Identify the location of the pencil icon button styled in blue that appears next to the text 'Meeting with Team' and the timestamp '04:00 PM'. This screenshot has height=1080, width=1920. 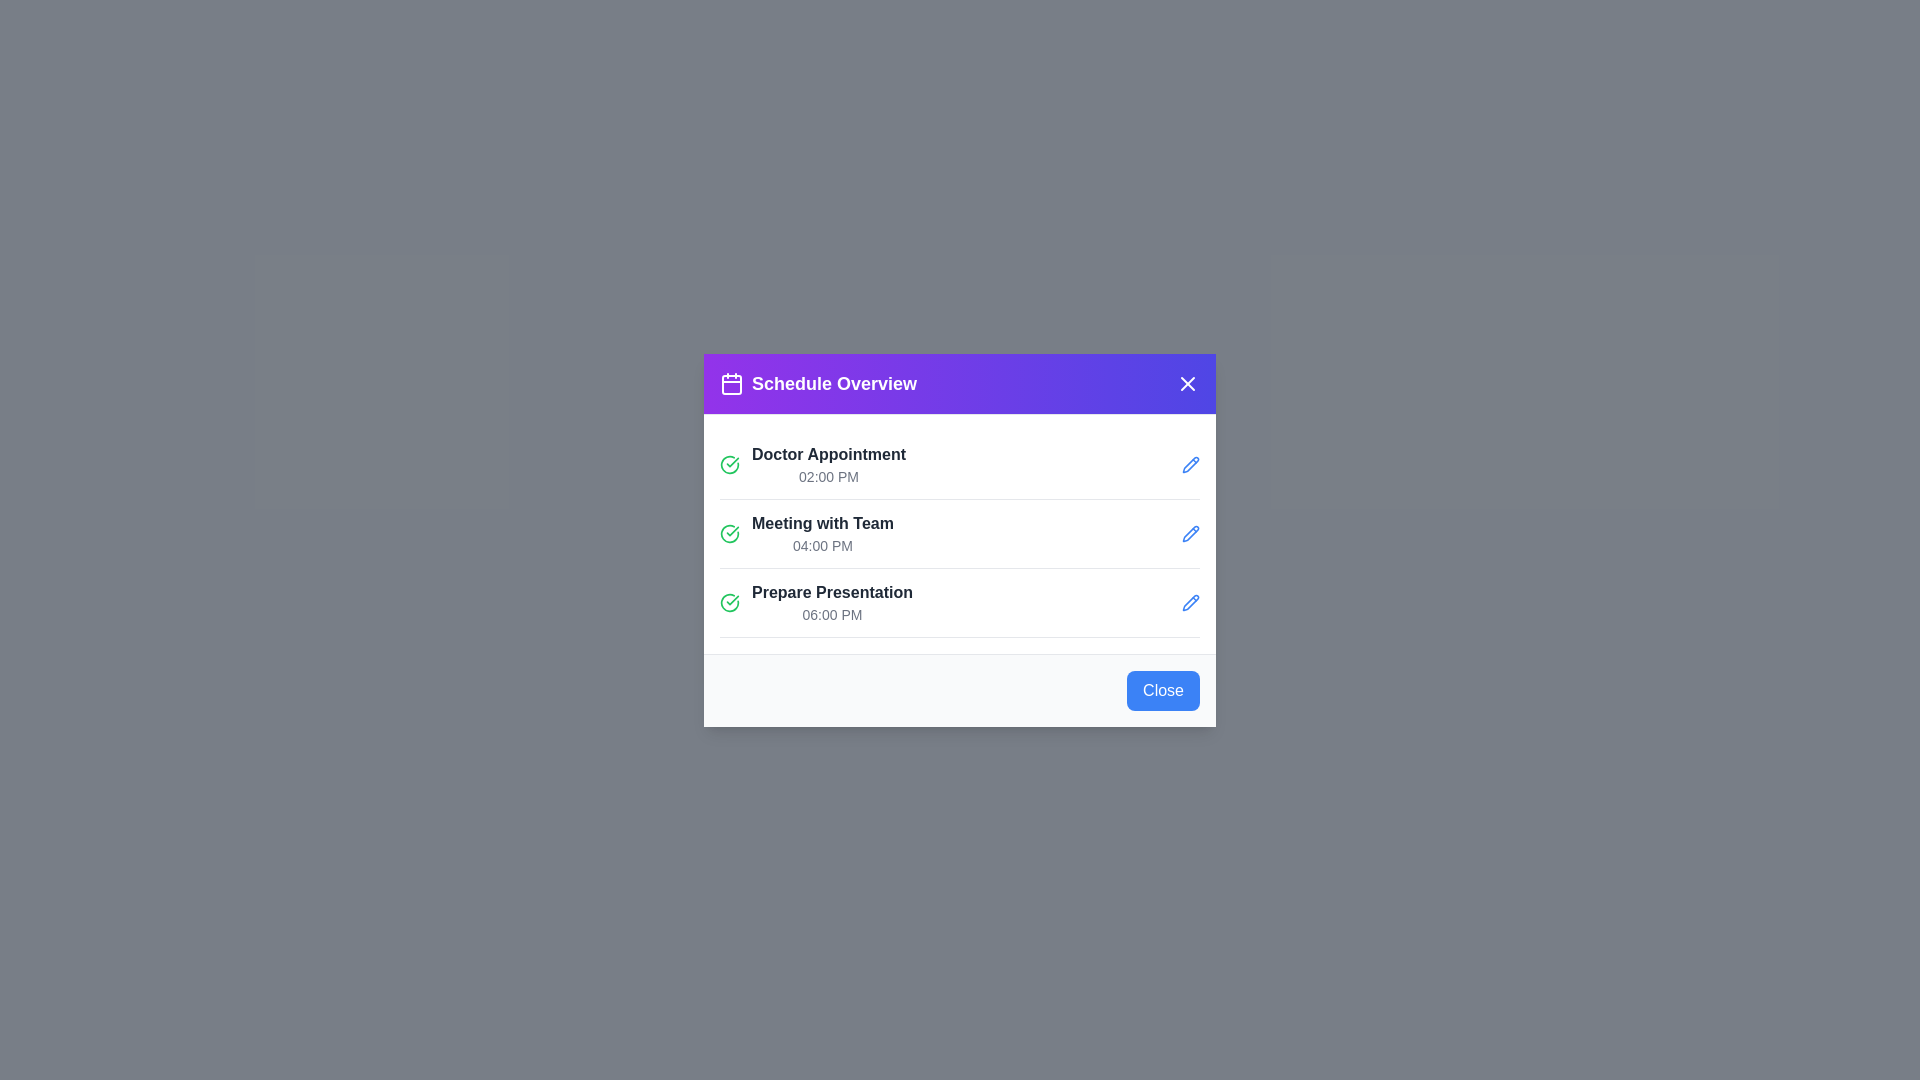
(1190, 532).